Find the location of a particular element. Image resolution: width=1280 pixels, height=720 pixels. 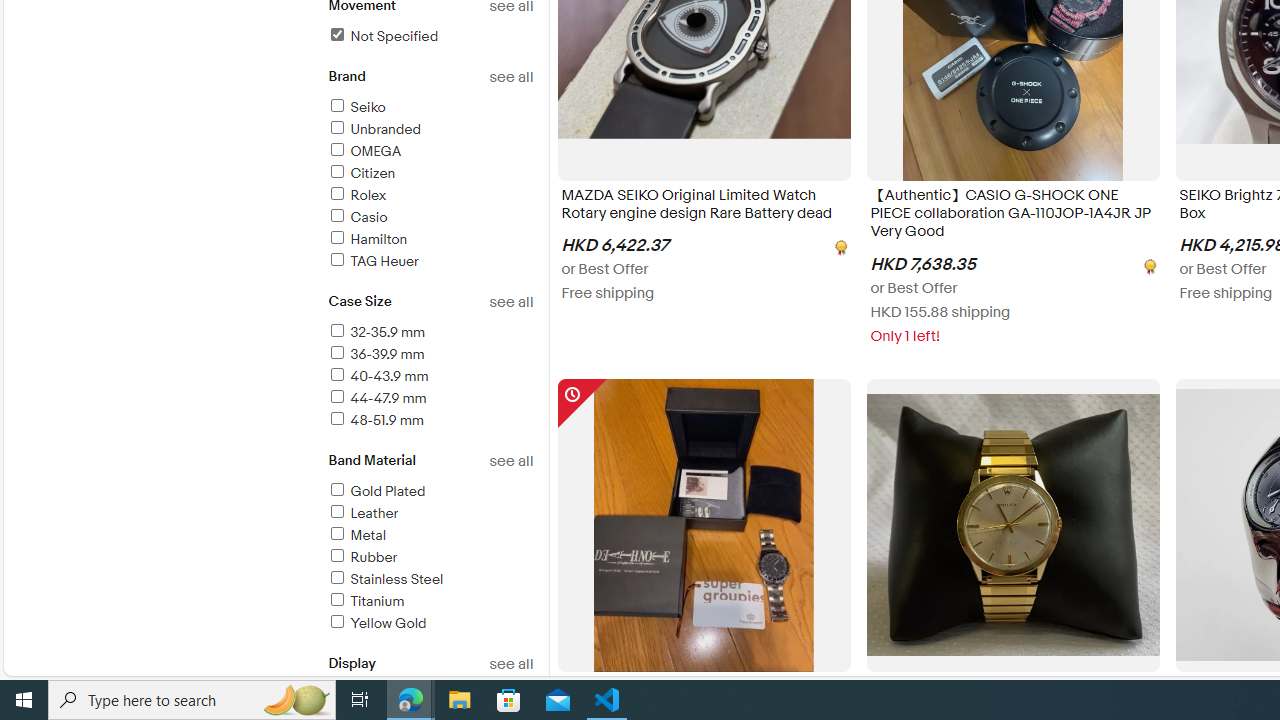

'Hamilton' is located at coordinates (429, 239).